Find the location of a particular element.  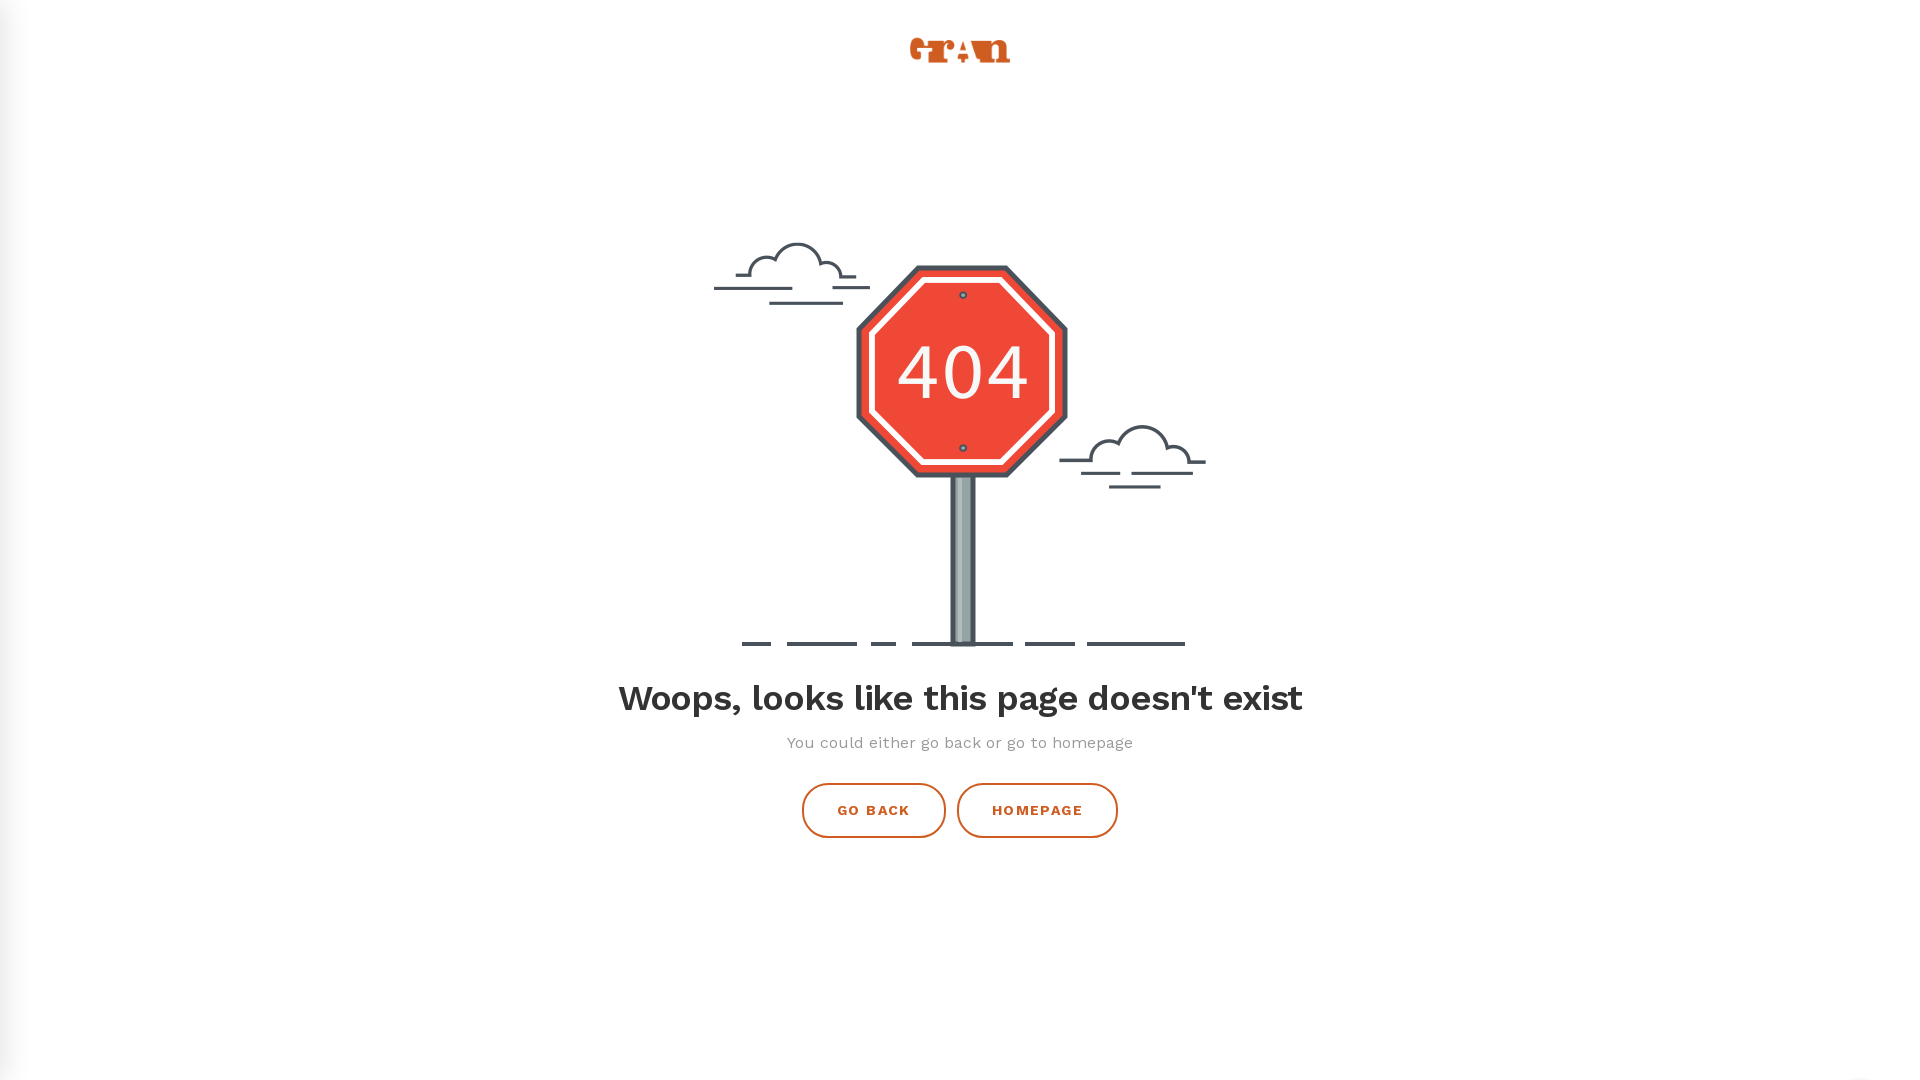

'HOMEPAGE' is located at coordinates (1037, 810).